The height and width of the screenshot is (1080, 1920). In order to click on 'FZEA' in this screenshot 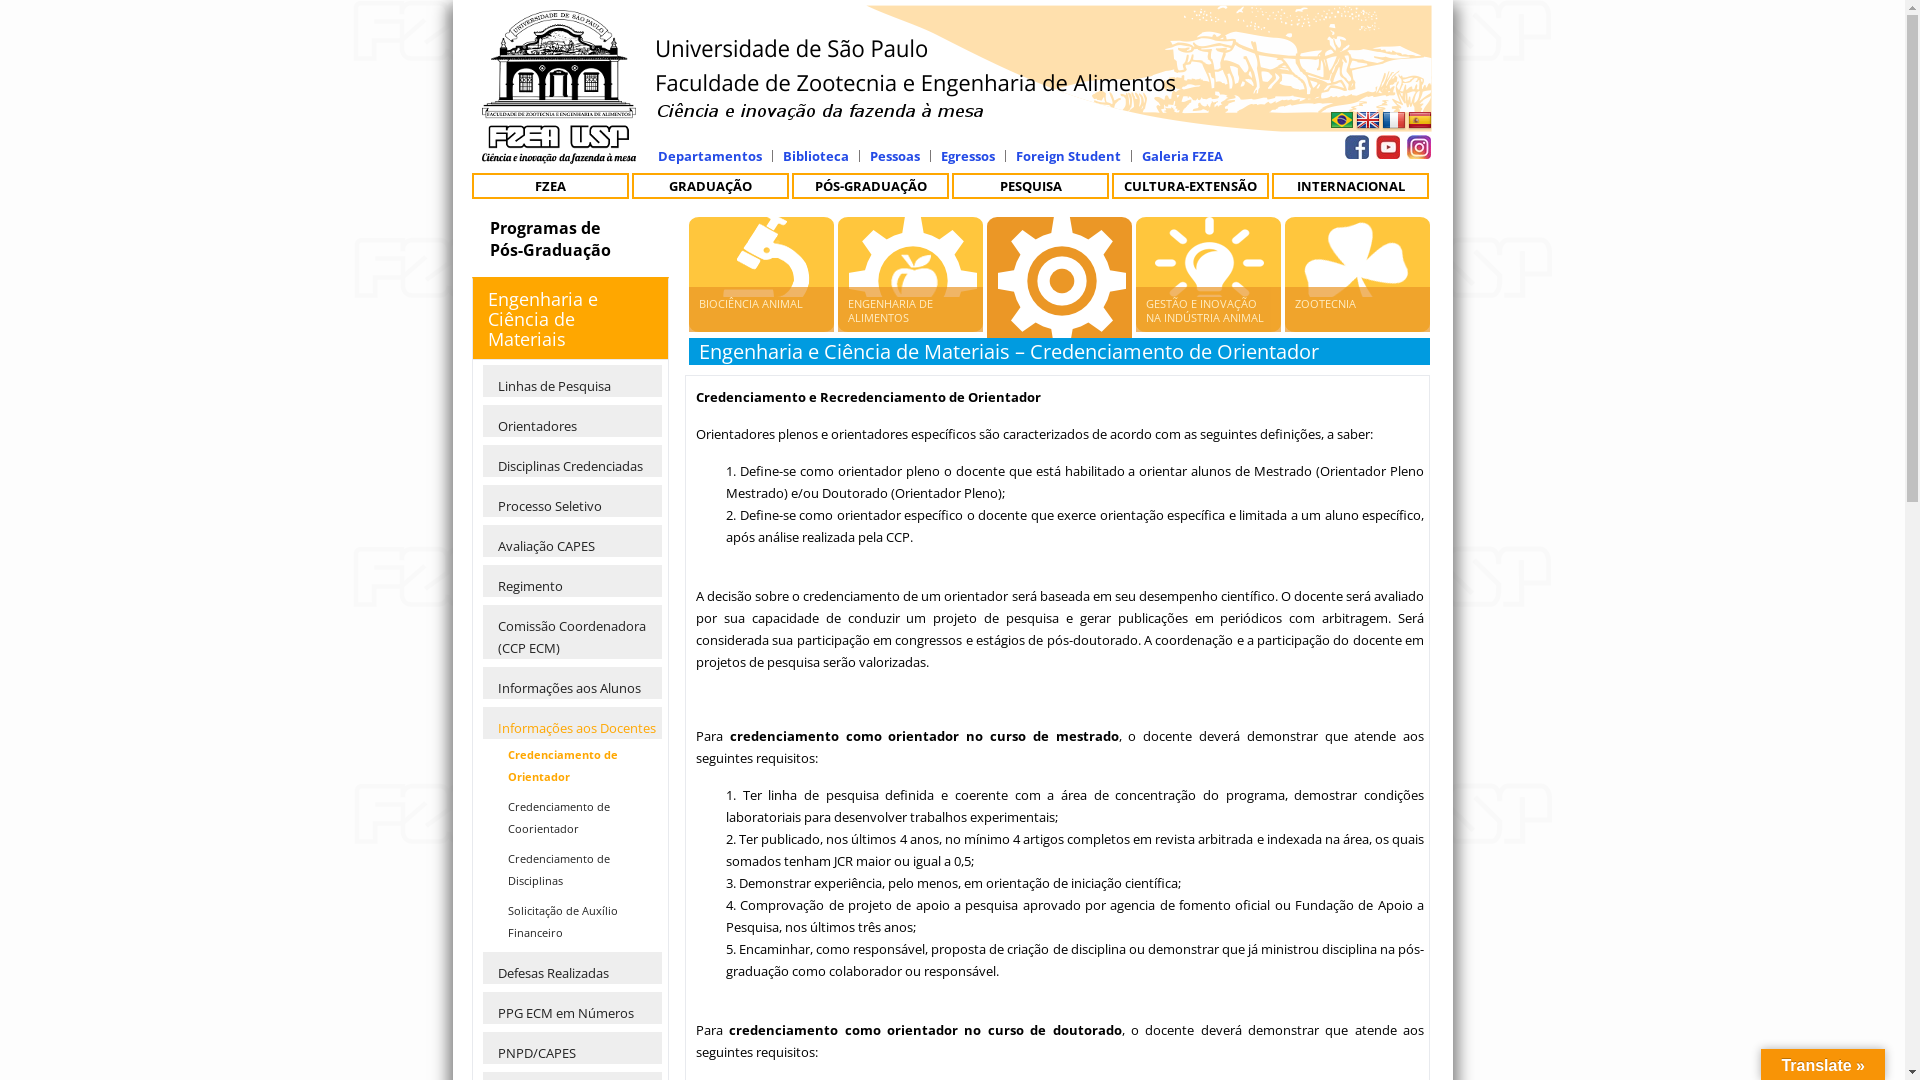, I will do `click(550, 185)`.